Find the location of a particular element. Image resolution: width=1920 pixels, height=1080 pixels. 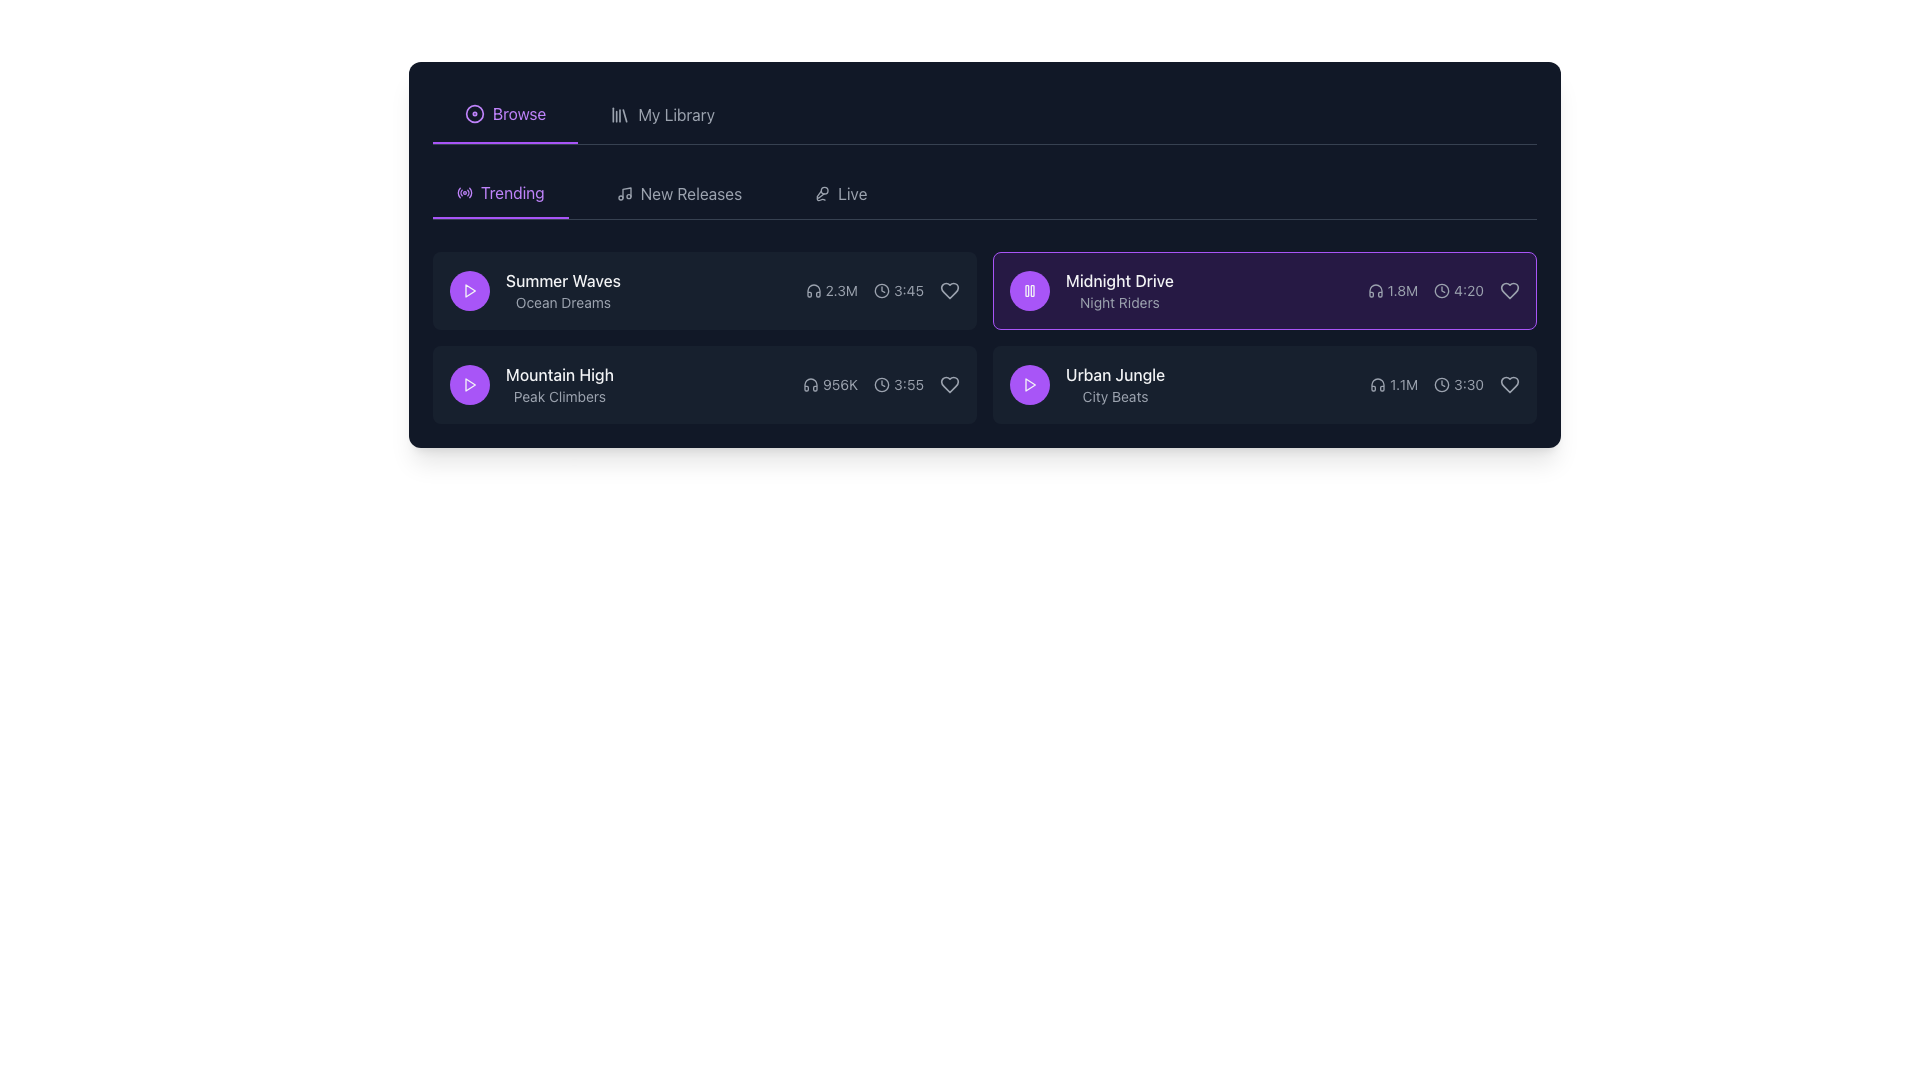

the text element indicating the duration of the track 'Mountain High' by 'Peak Climbers', which is located to the right of the headphone icon and follows the play count text '956K' is located at coordinates (898, 385).